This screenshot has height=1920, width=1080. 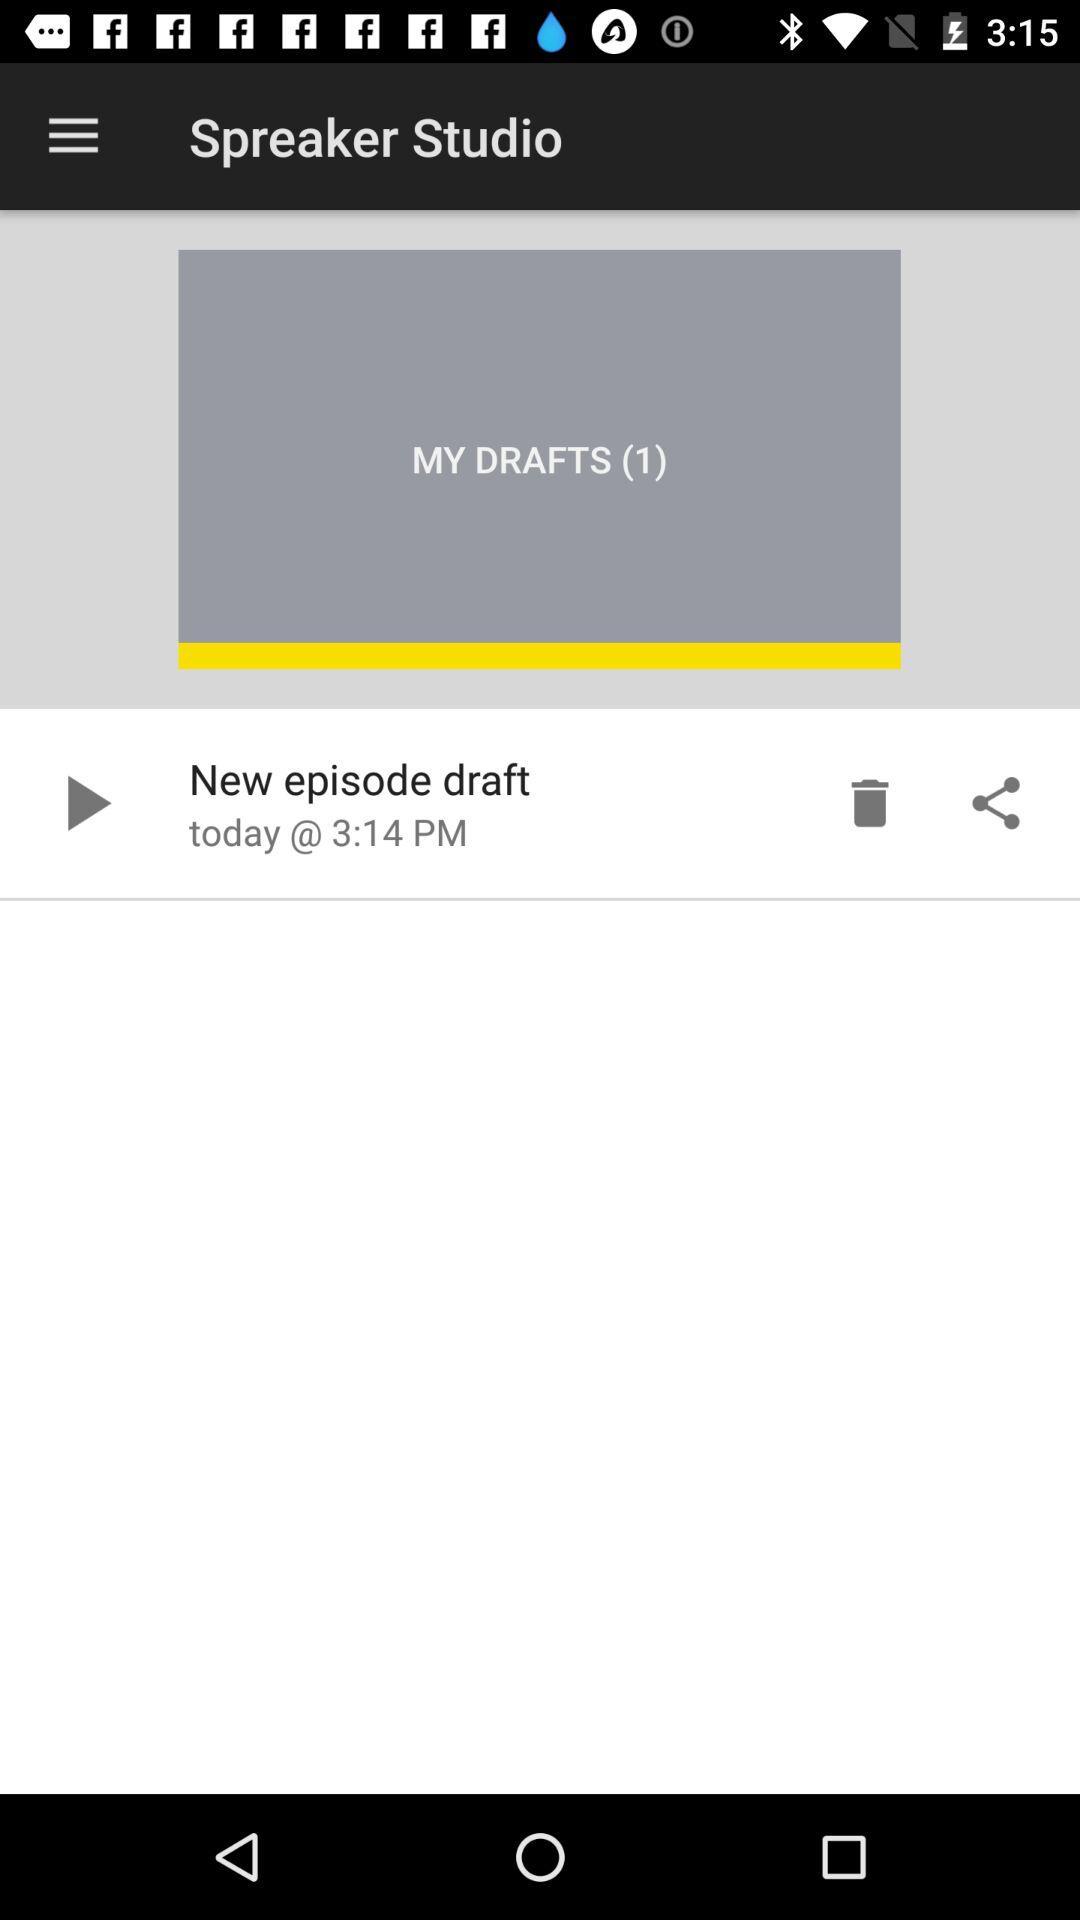 What do you see at coordinates (995, 803) in the screenshot?
I see `audio options` at bounding box center [995, 803].